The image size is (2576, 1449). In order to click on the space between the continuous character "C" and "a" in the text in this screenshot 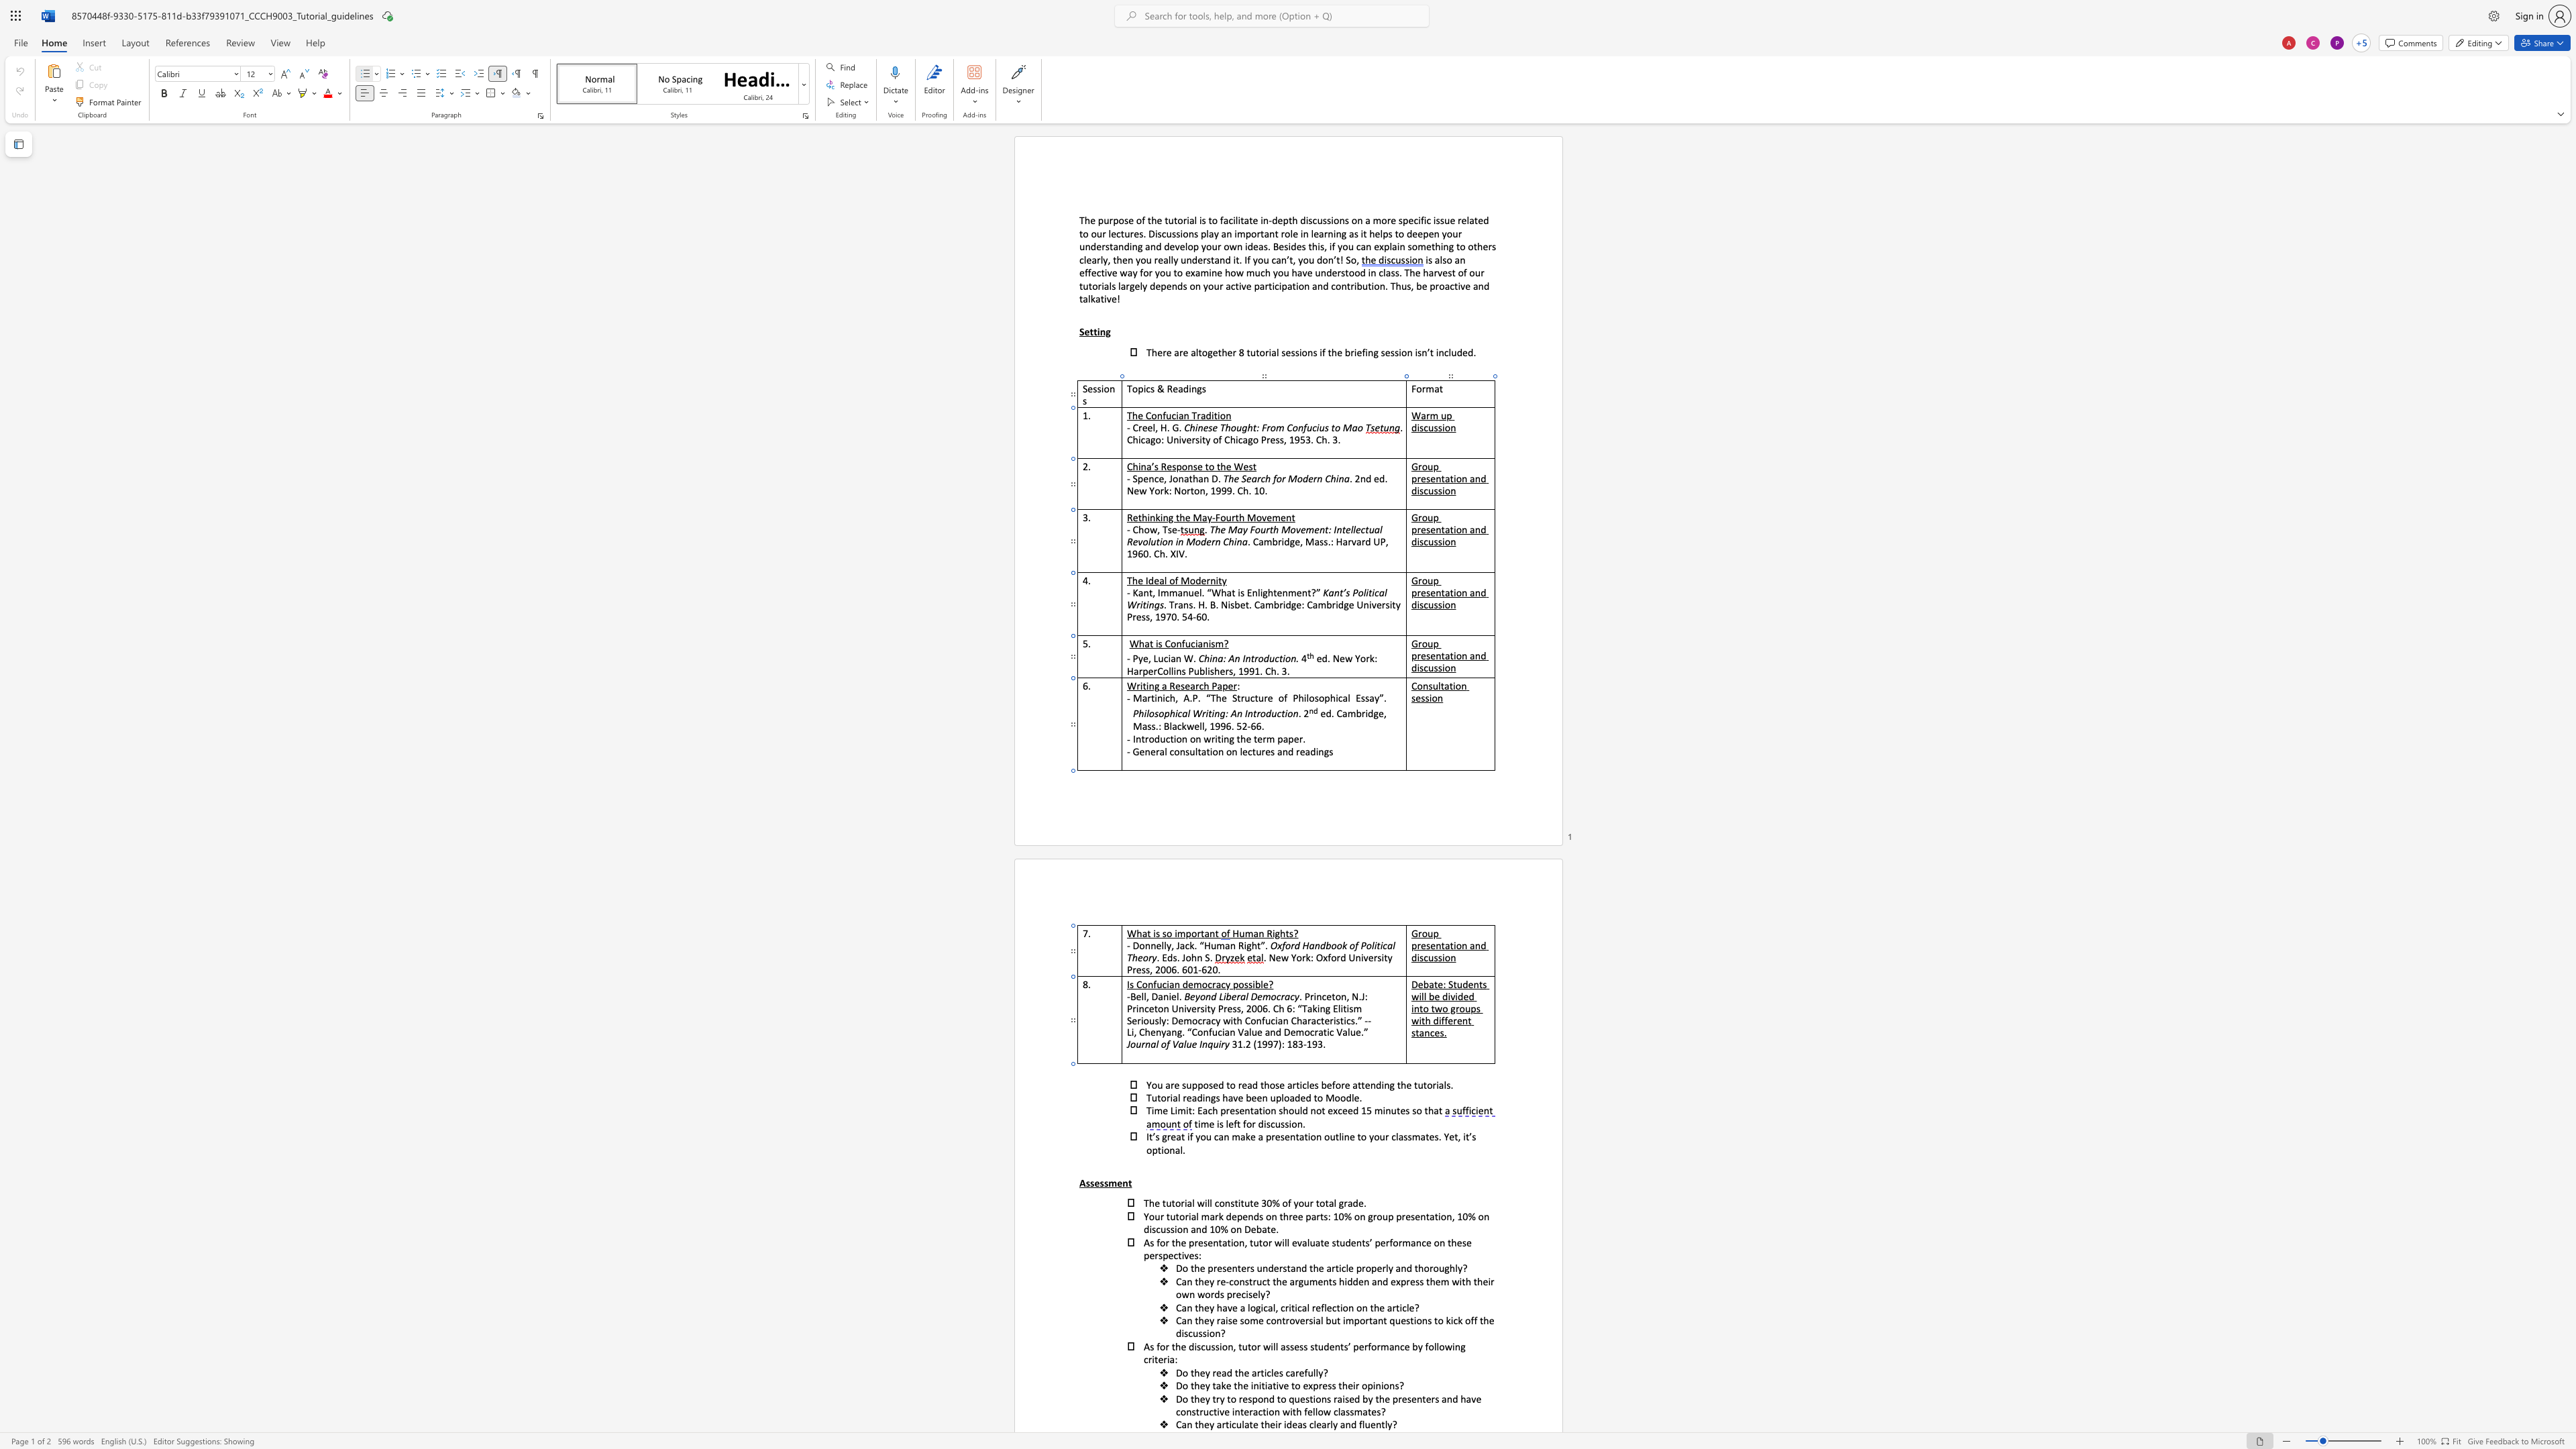, I will do `click(1181, 1280)`.